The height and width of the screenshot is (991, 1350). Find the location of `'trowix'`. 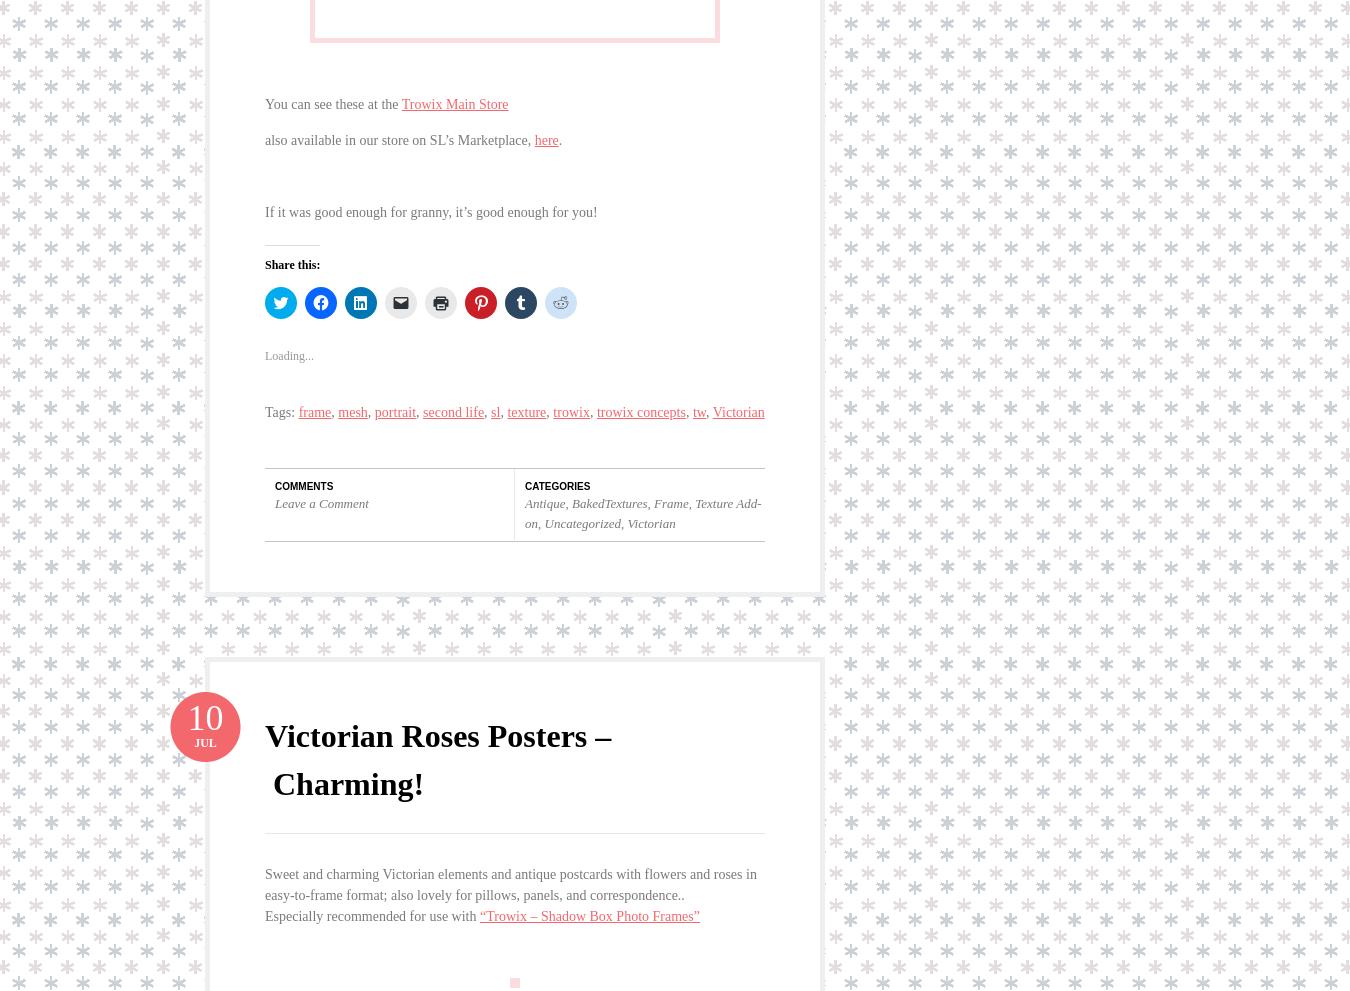

'trowix' is located at coordinates (571, 396).